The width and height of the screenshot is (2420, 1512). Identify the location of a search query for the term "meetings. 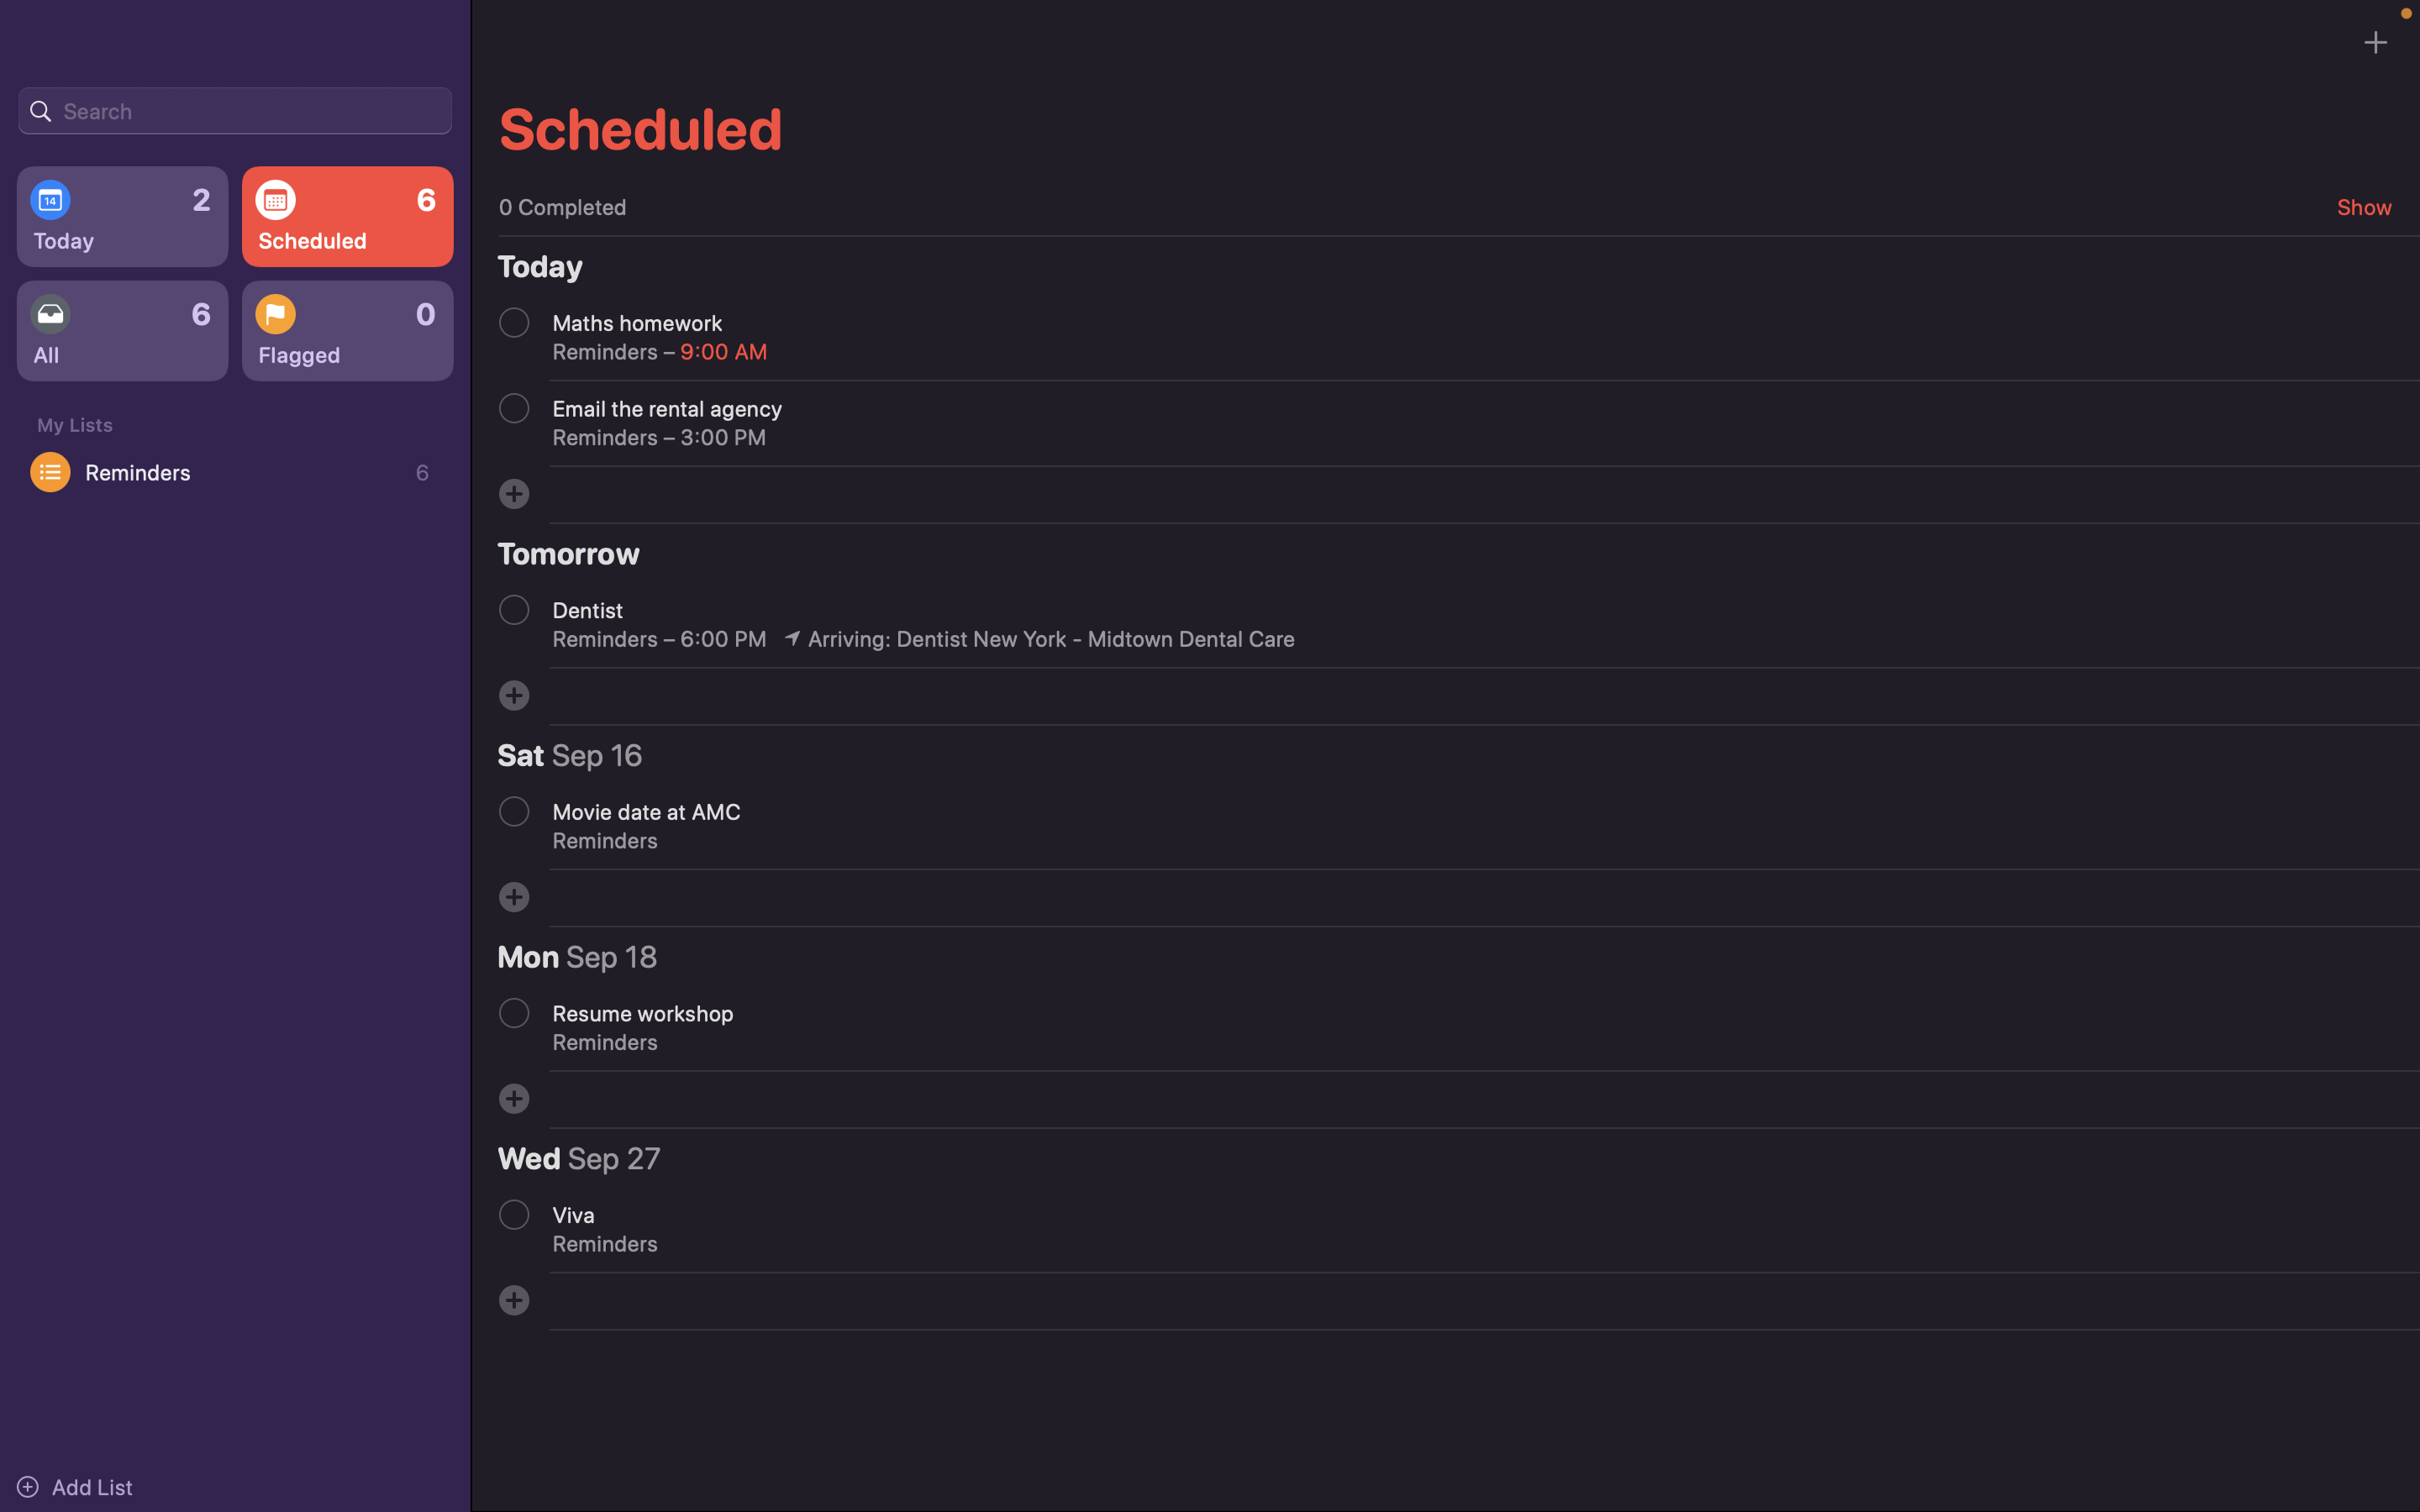
(234, 108).